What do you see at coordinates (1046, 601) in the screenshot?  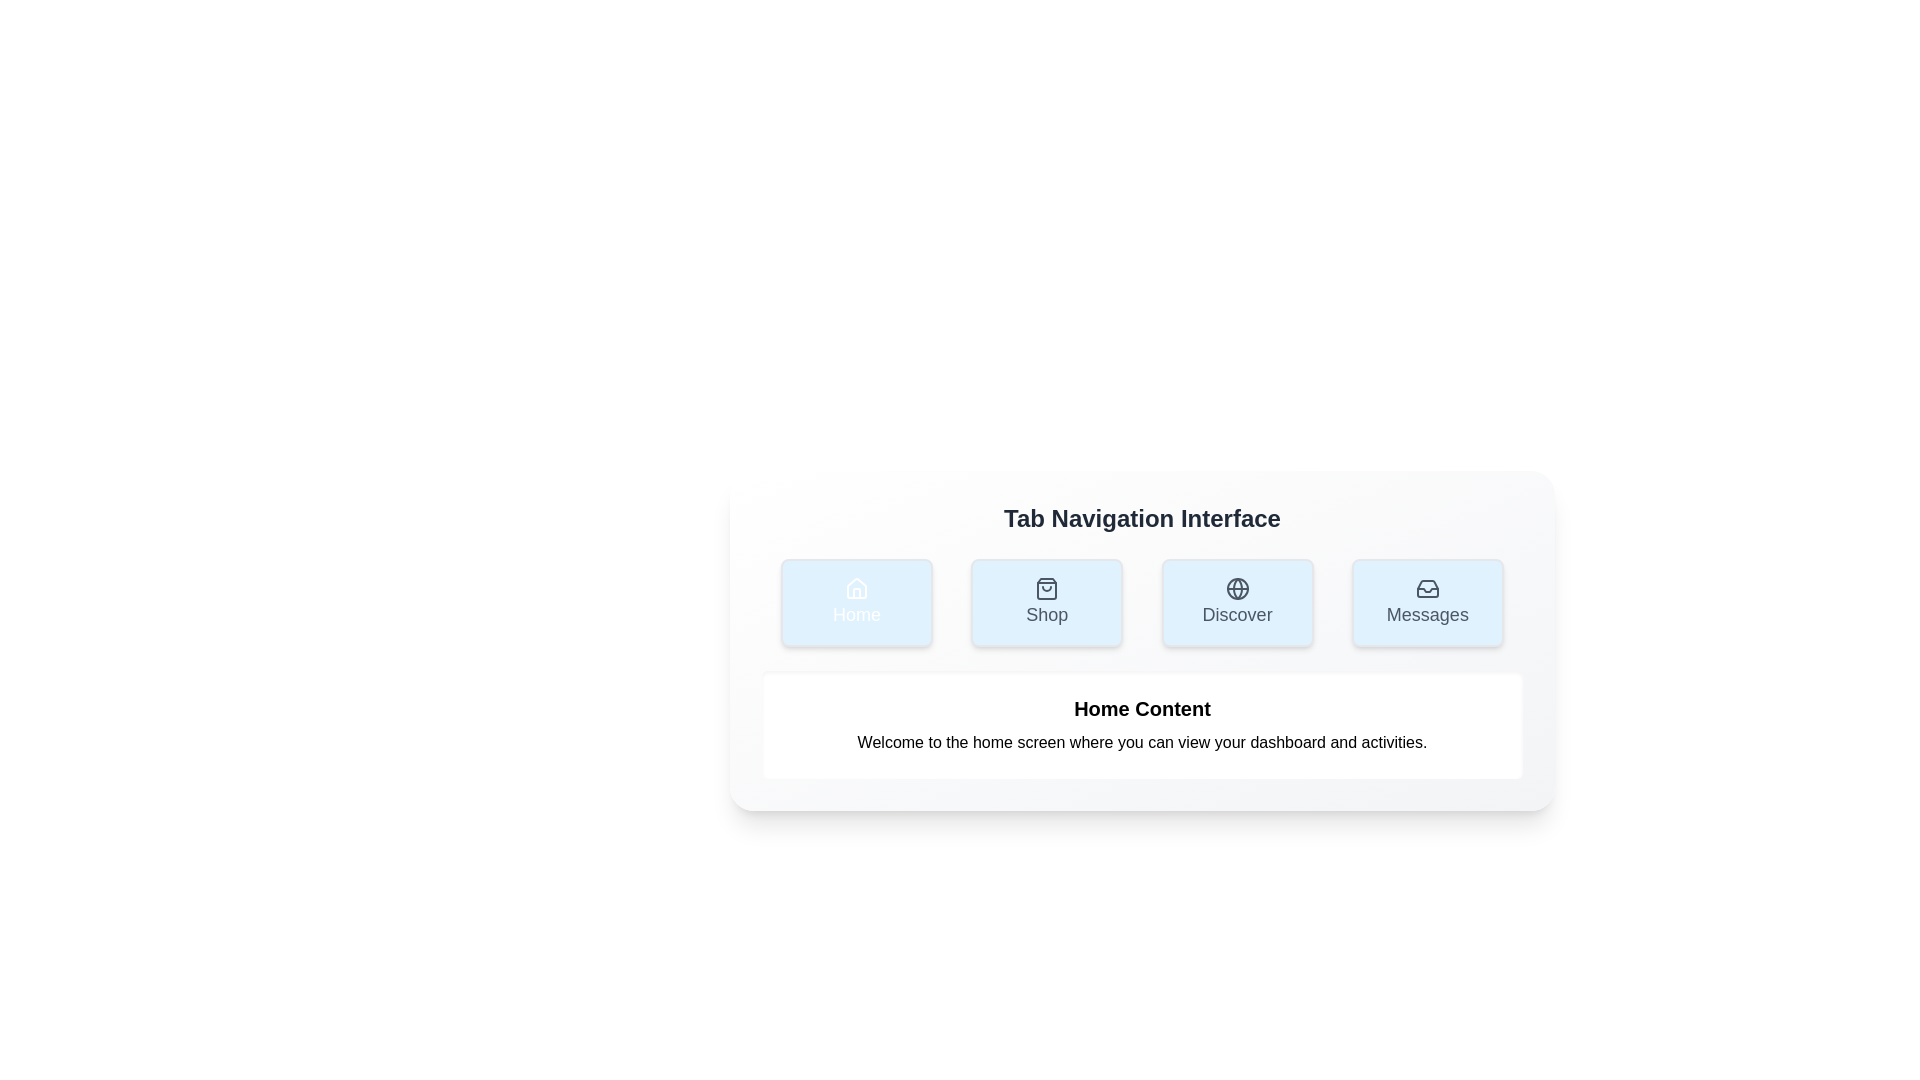 I see `the navigation button that redirects to a shopping-related page by` at bounding box center [1046, 601].